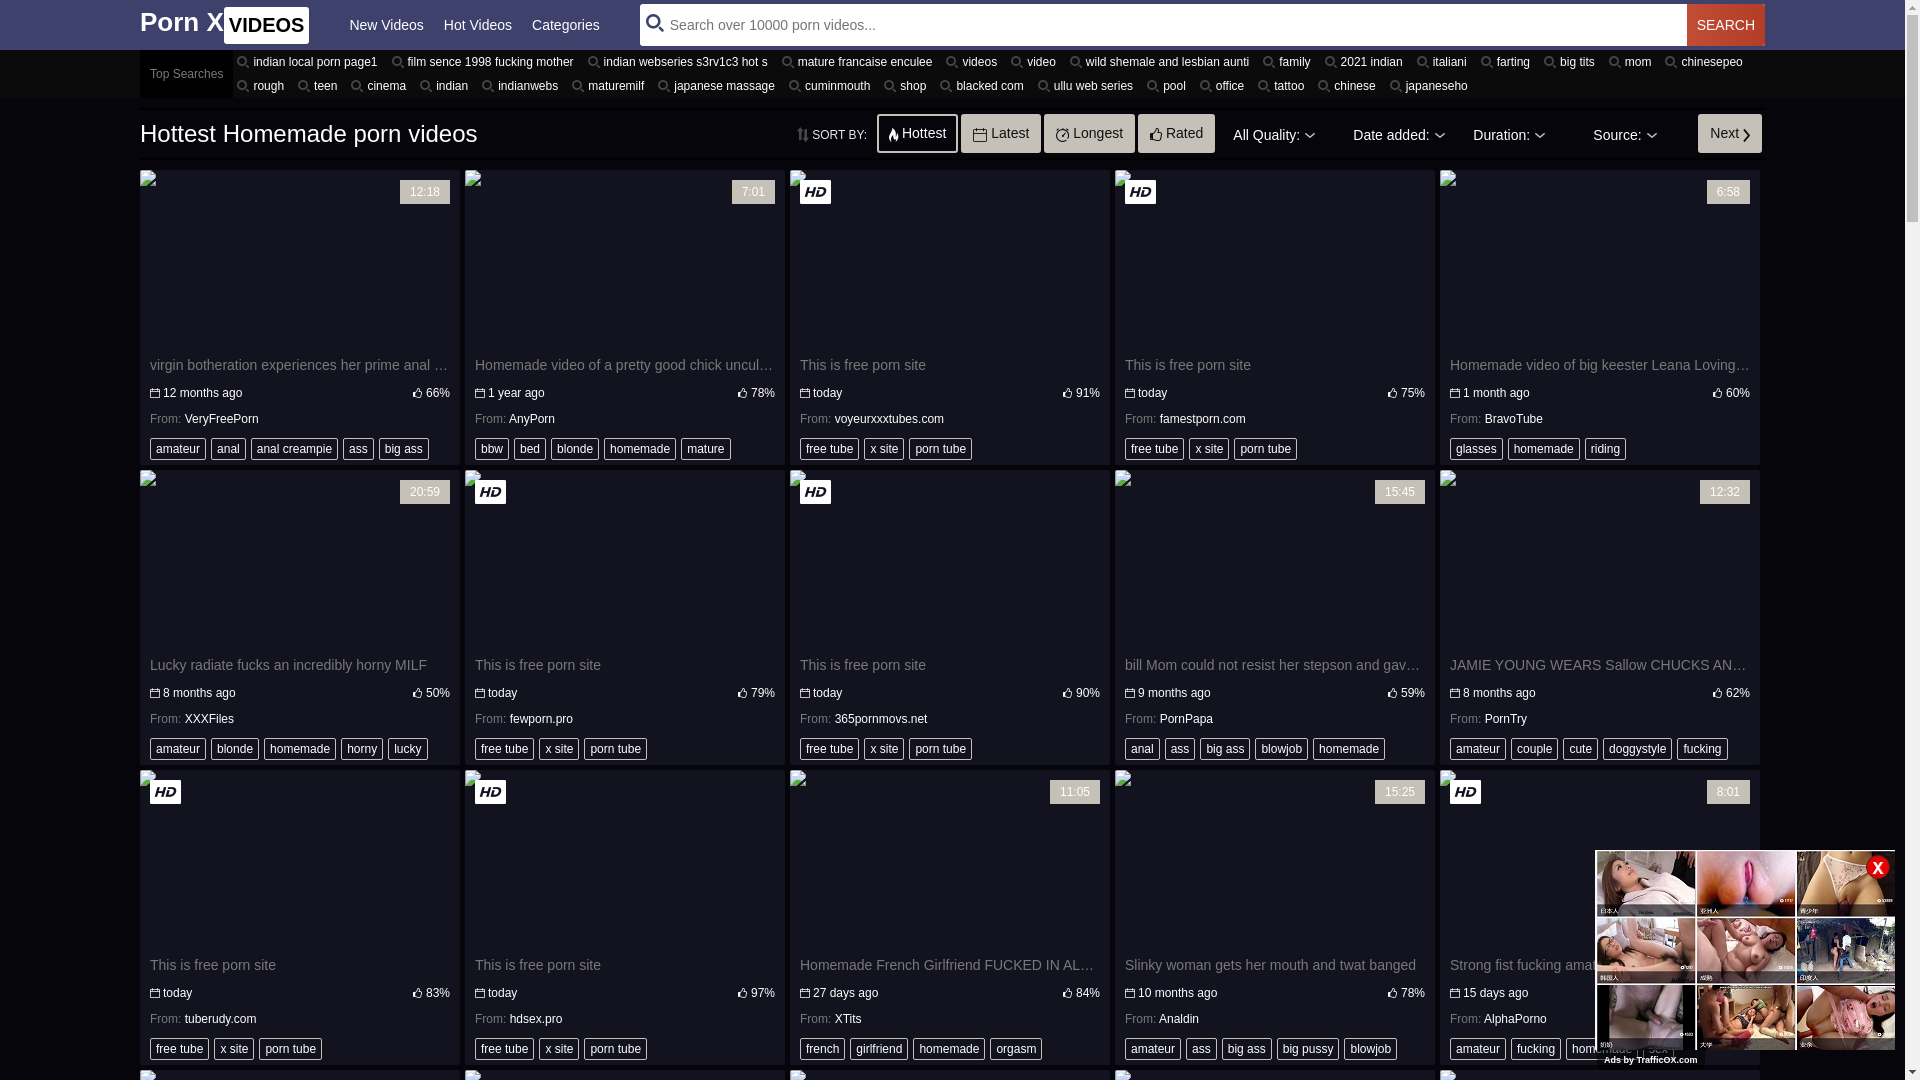 The height and width of the screenshot is (1080, 1920). Describe the element at coordinates (939, 447) in the screenshot. I see `'porn tube'` at that location.